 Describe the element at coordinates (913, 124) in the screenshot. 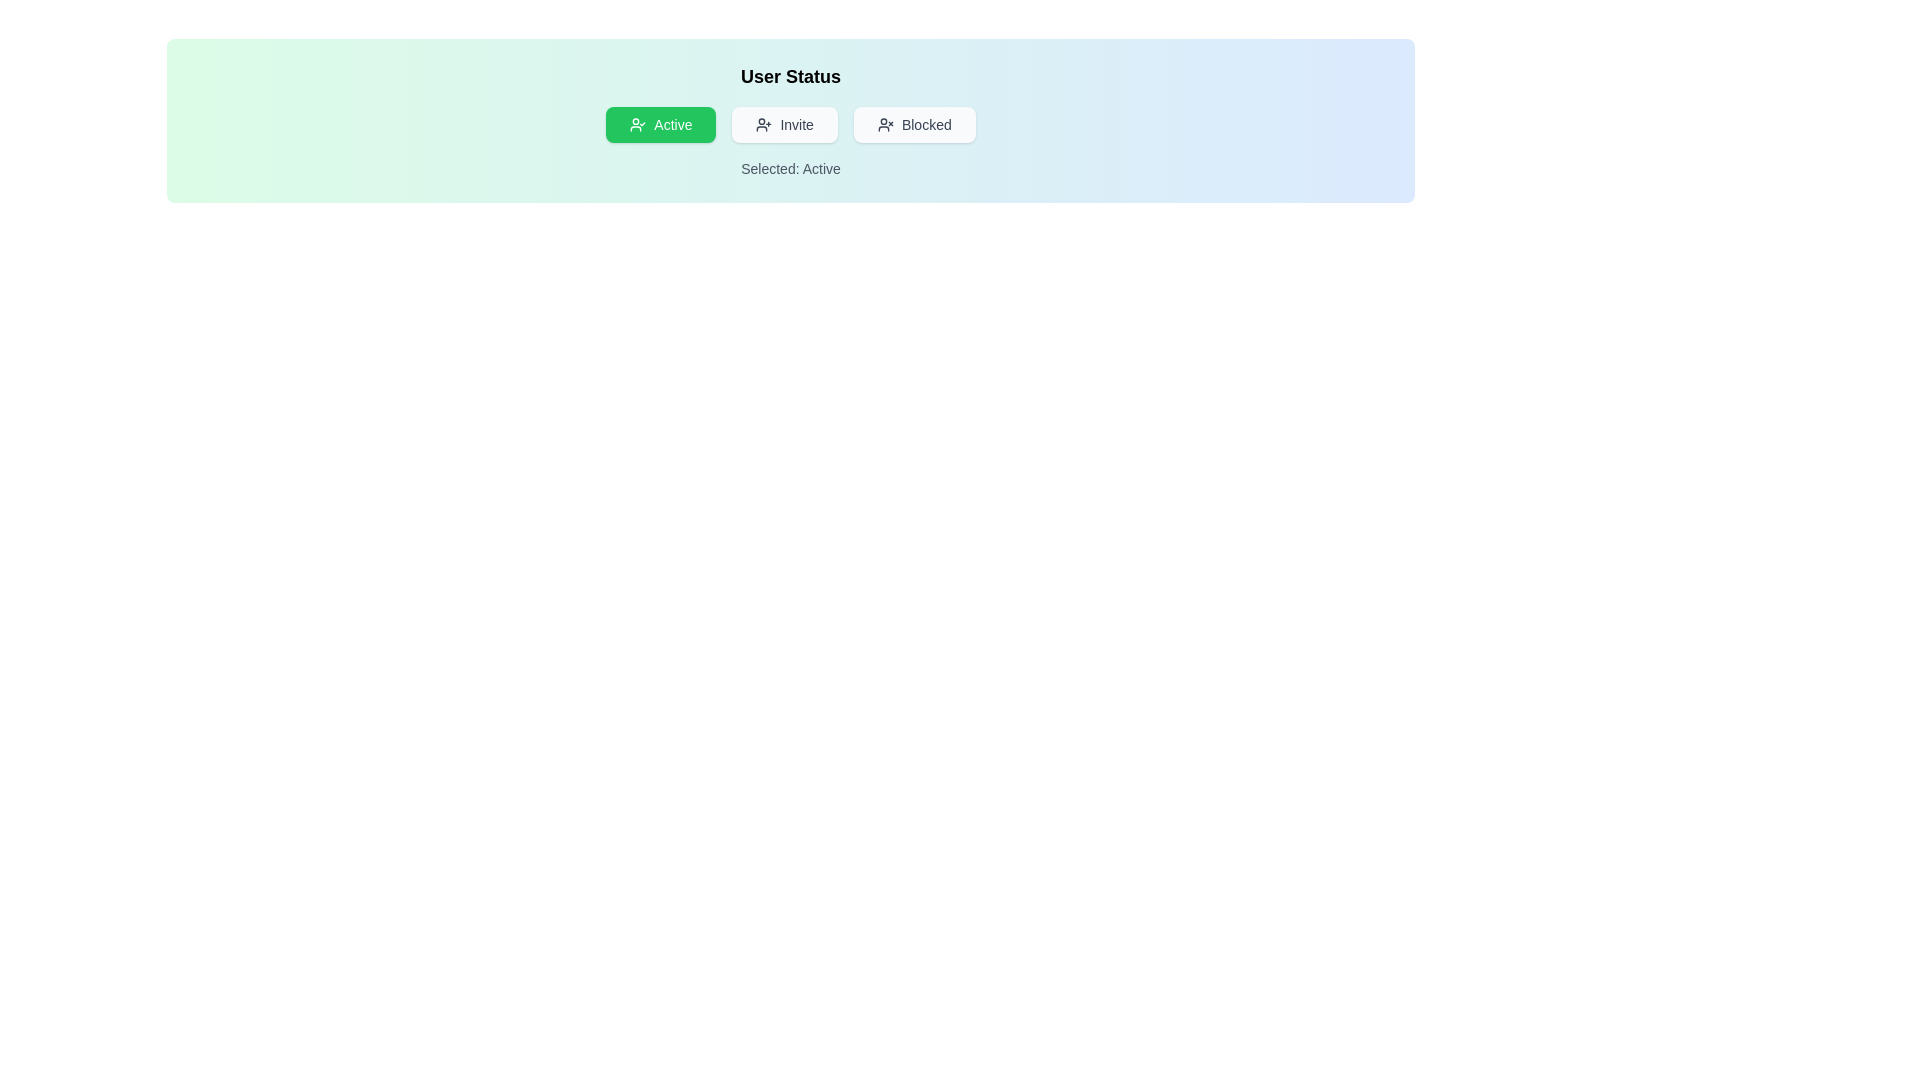

I see `the chip labeled Blocked` at that location.